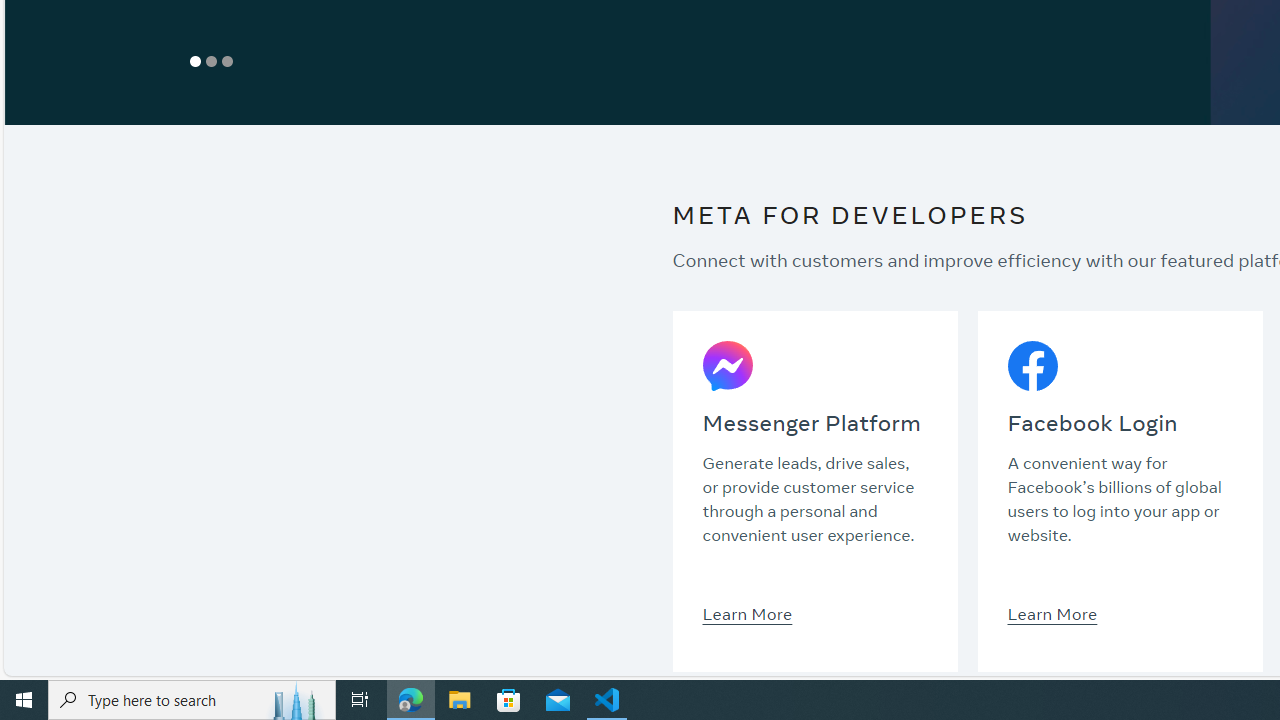 The image size is (1280, 720). What do you see at coordinates (211, 60) in the screenshot?
I see `'Show Slide 2'` at bounding box center [211, 60].